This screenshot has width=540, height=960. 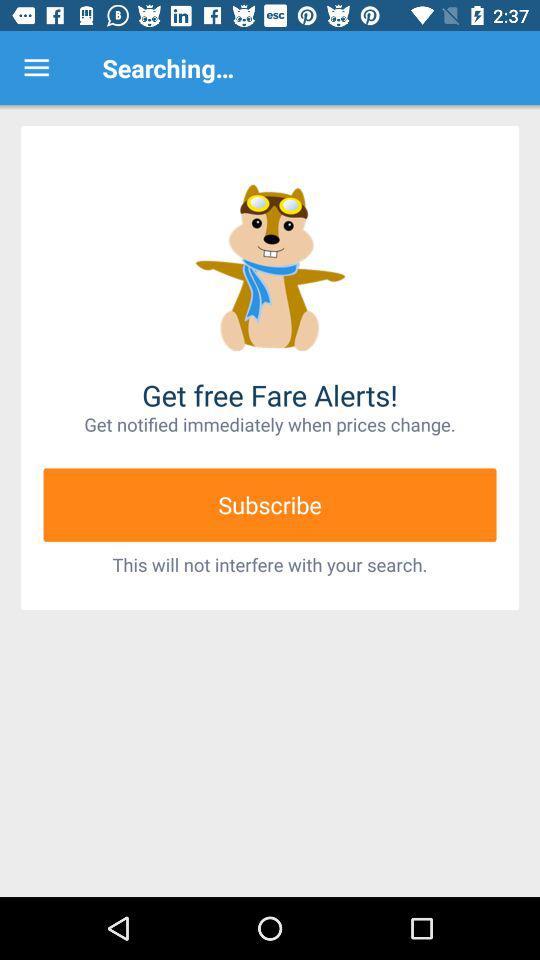 I want to click on icon above this will not icon, so click(x=270, y=504).